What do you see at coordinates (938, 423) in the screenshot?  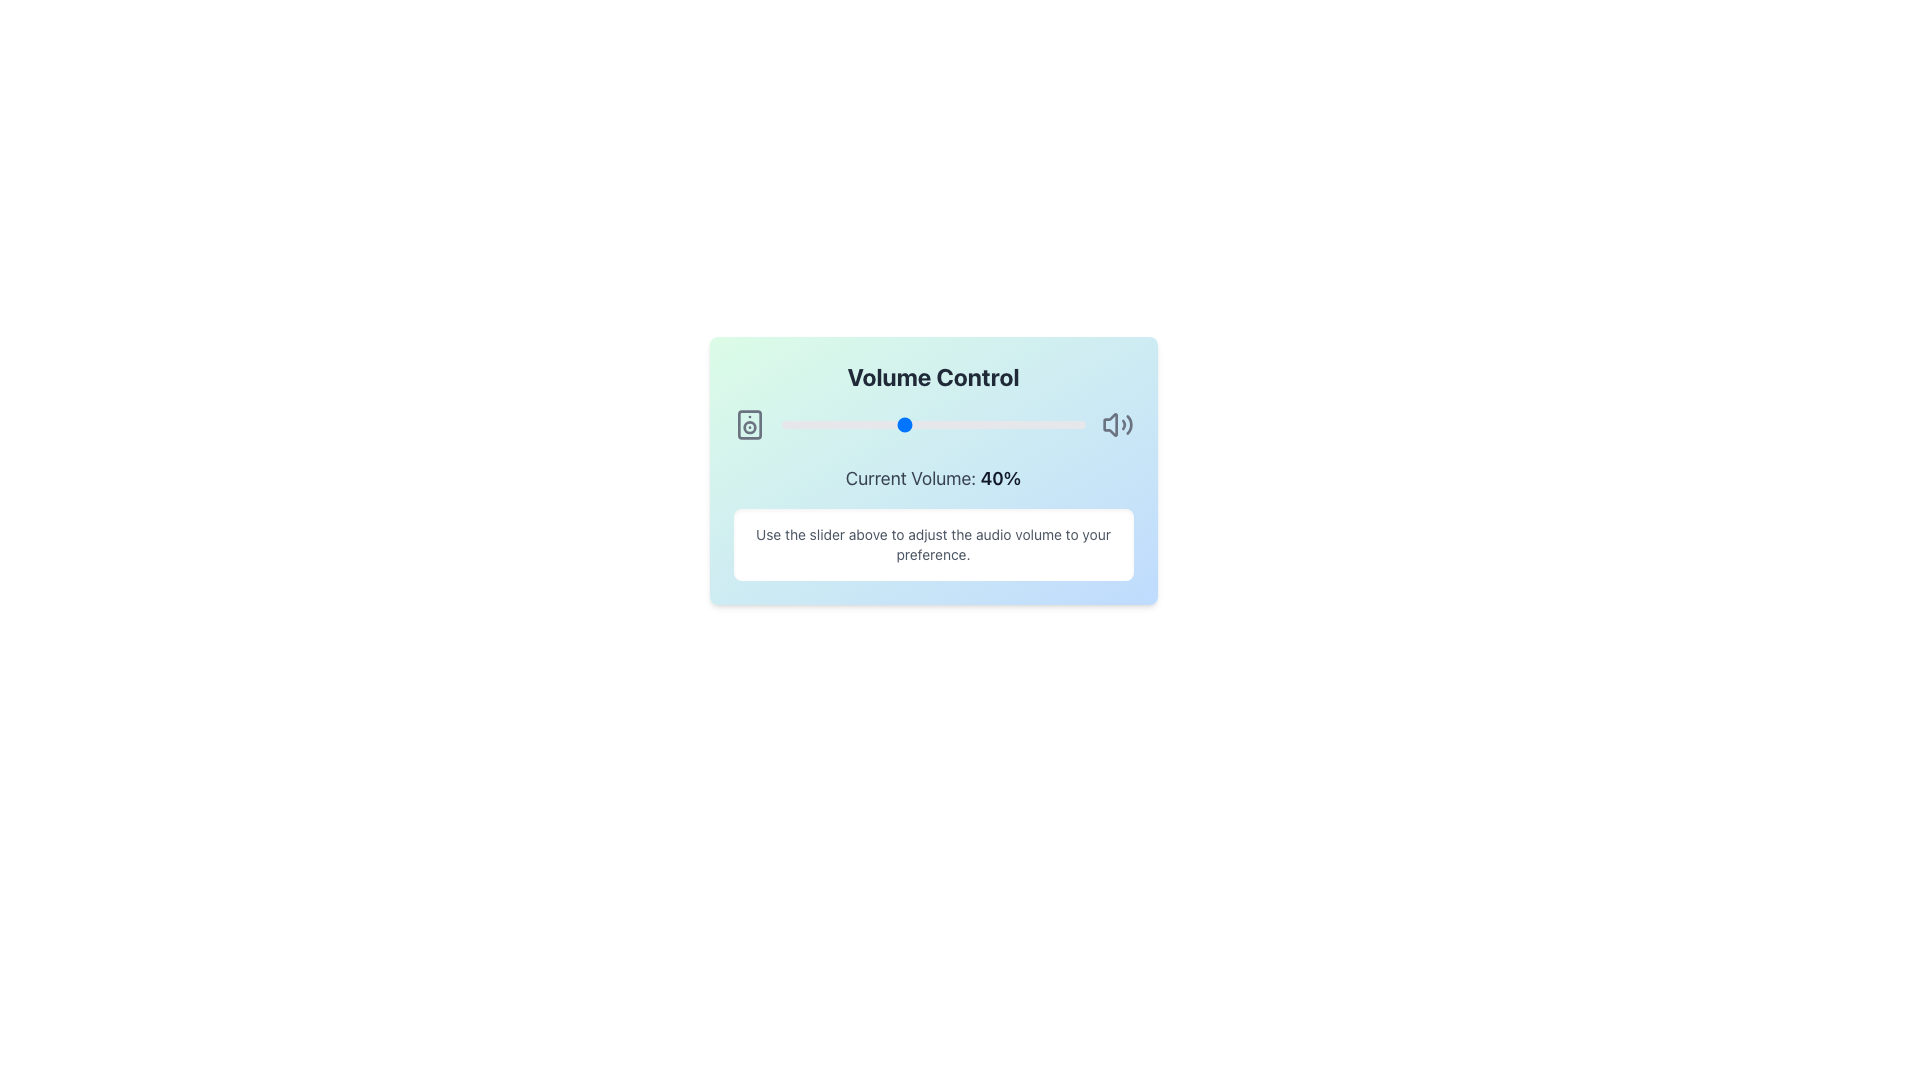 I see `the volume level` at bounding box center [938, 423].